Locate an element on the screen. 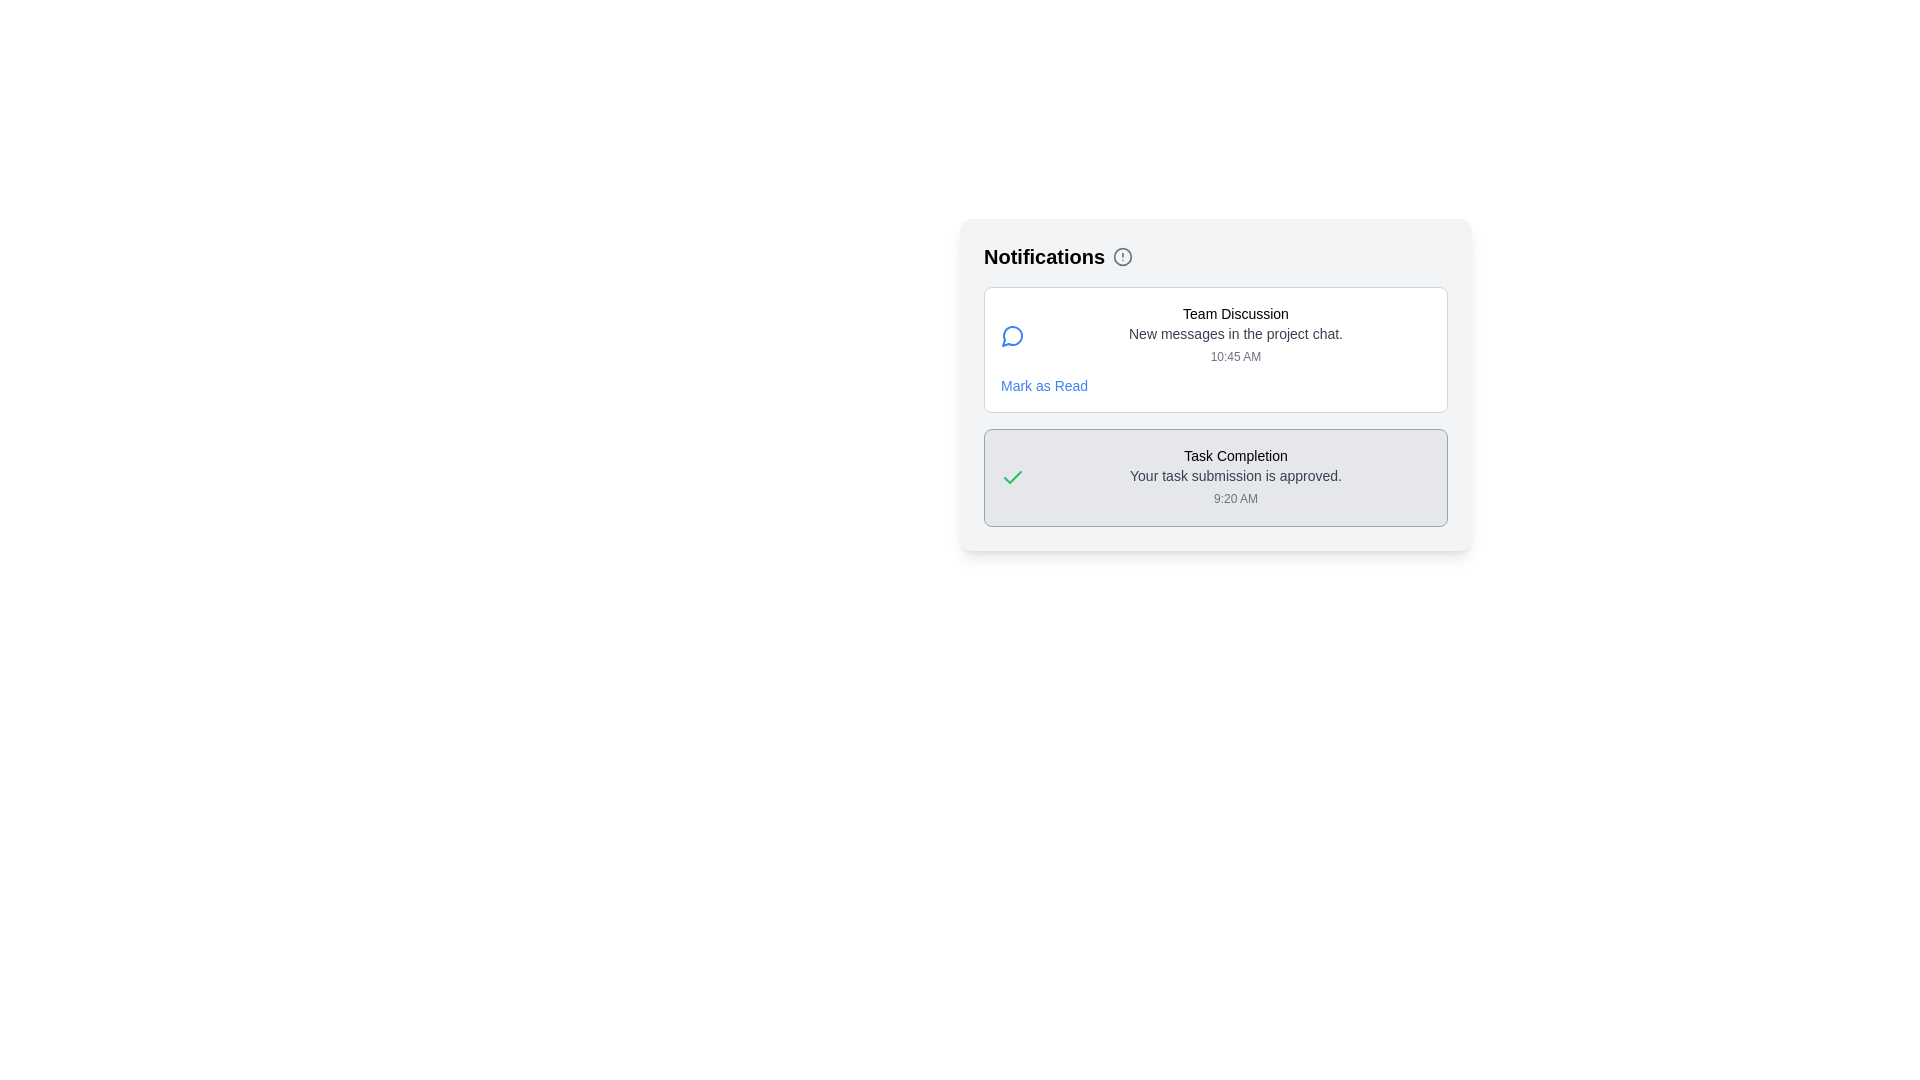  the checkmark icon in the notification entry that represents an approval message about task submission is located at coordinates (1012, 477).